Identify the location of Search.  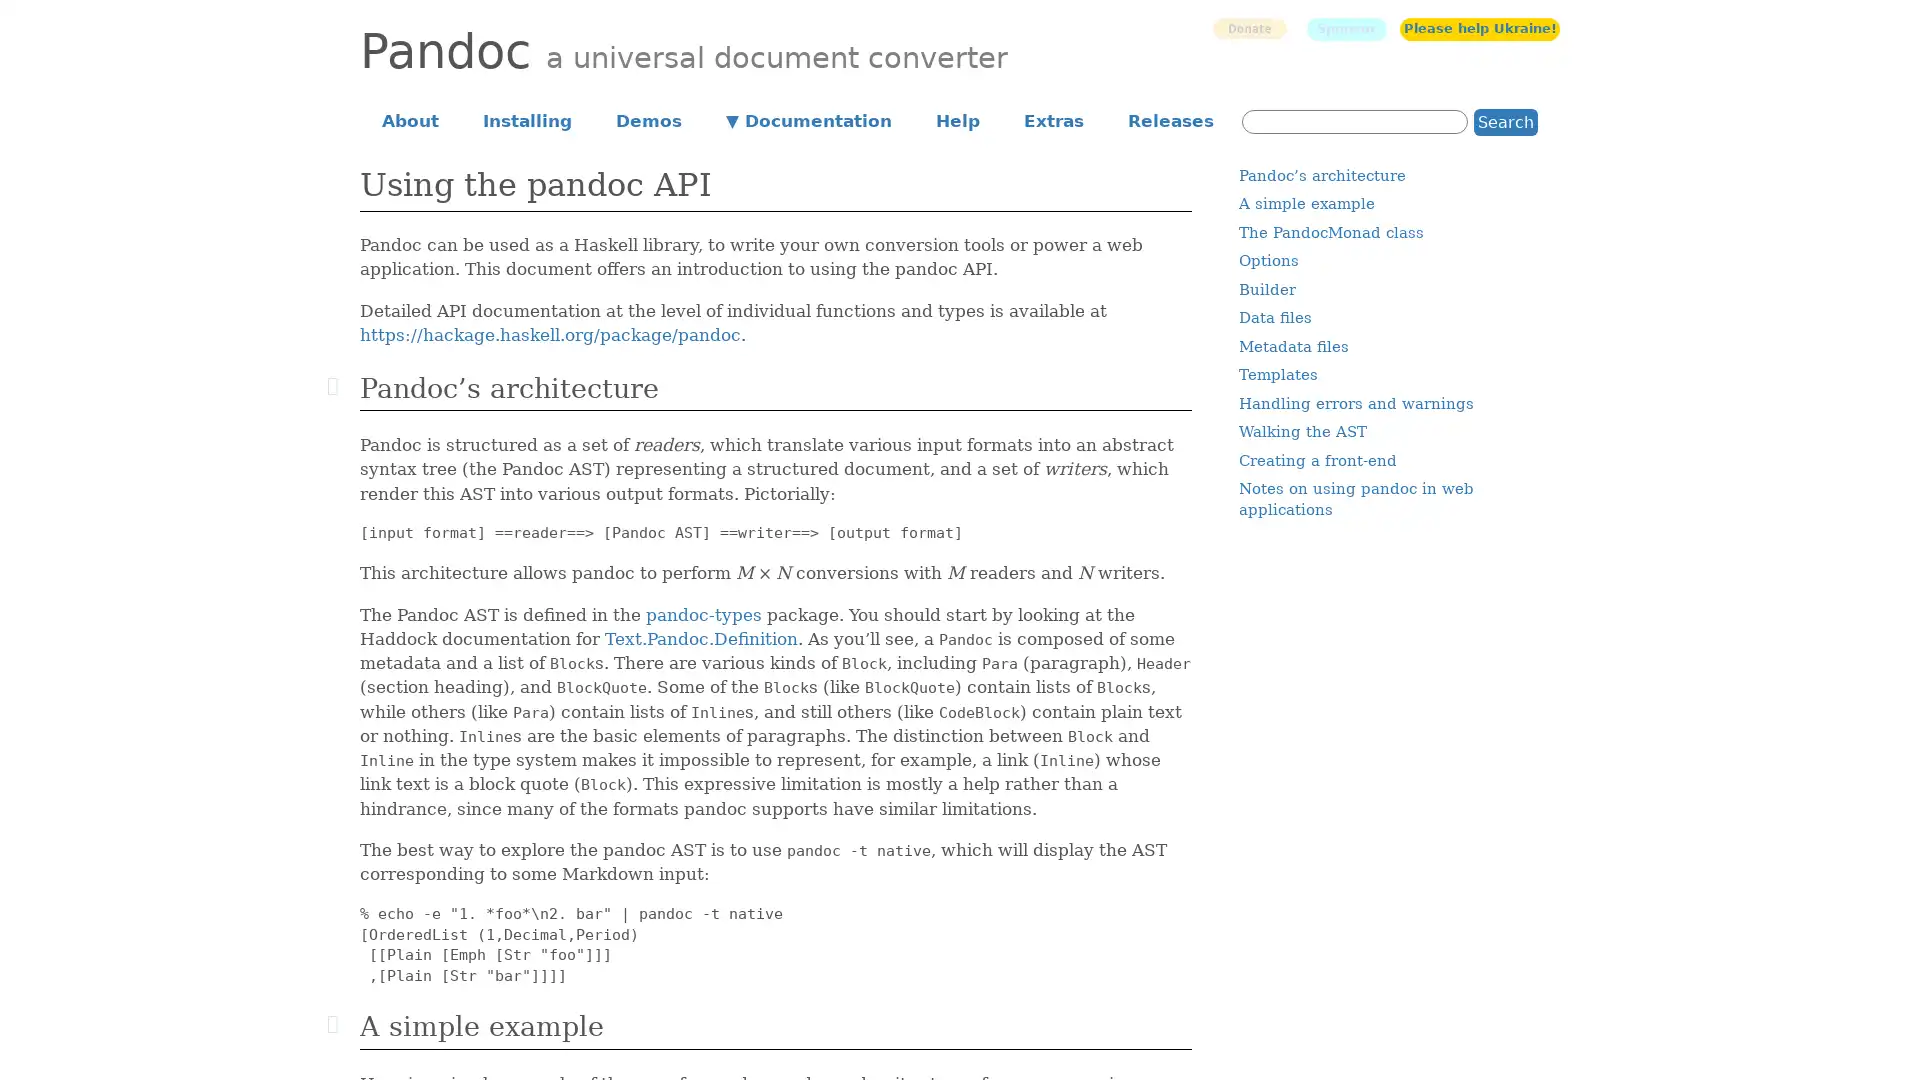
(1506, 121).